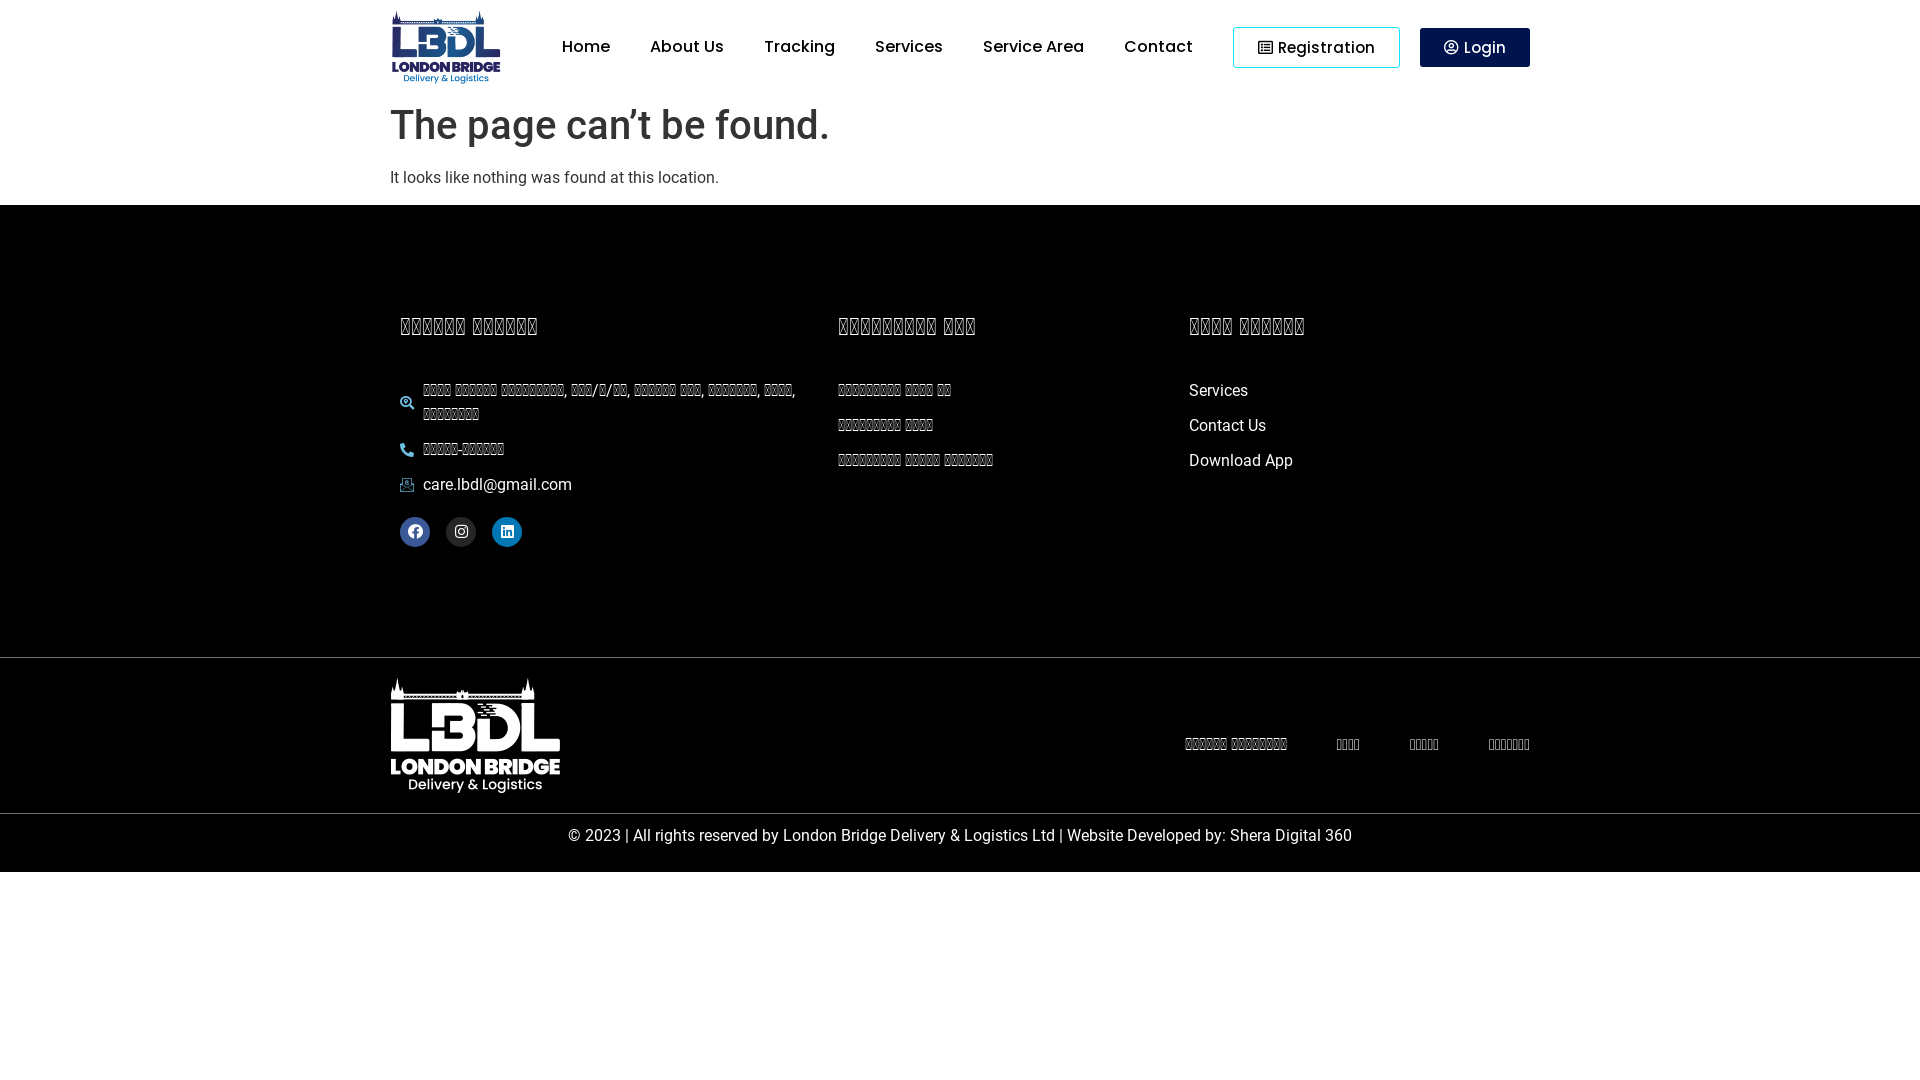 The width and height of the screenshot is (1920, 1080). I want to click on 'Home', so click(584, 45).